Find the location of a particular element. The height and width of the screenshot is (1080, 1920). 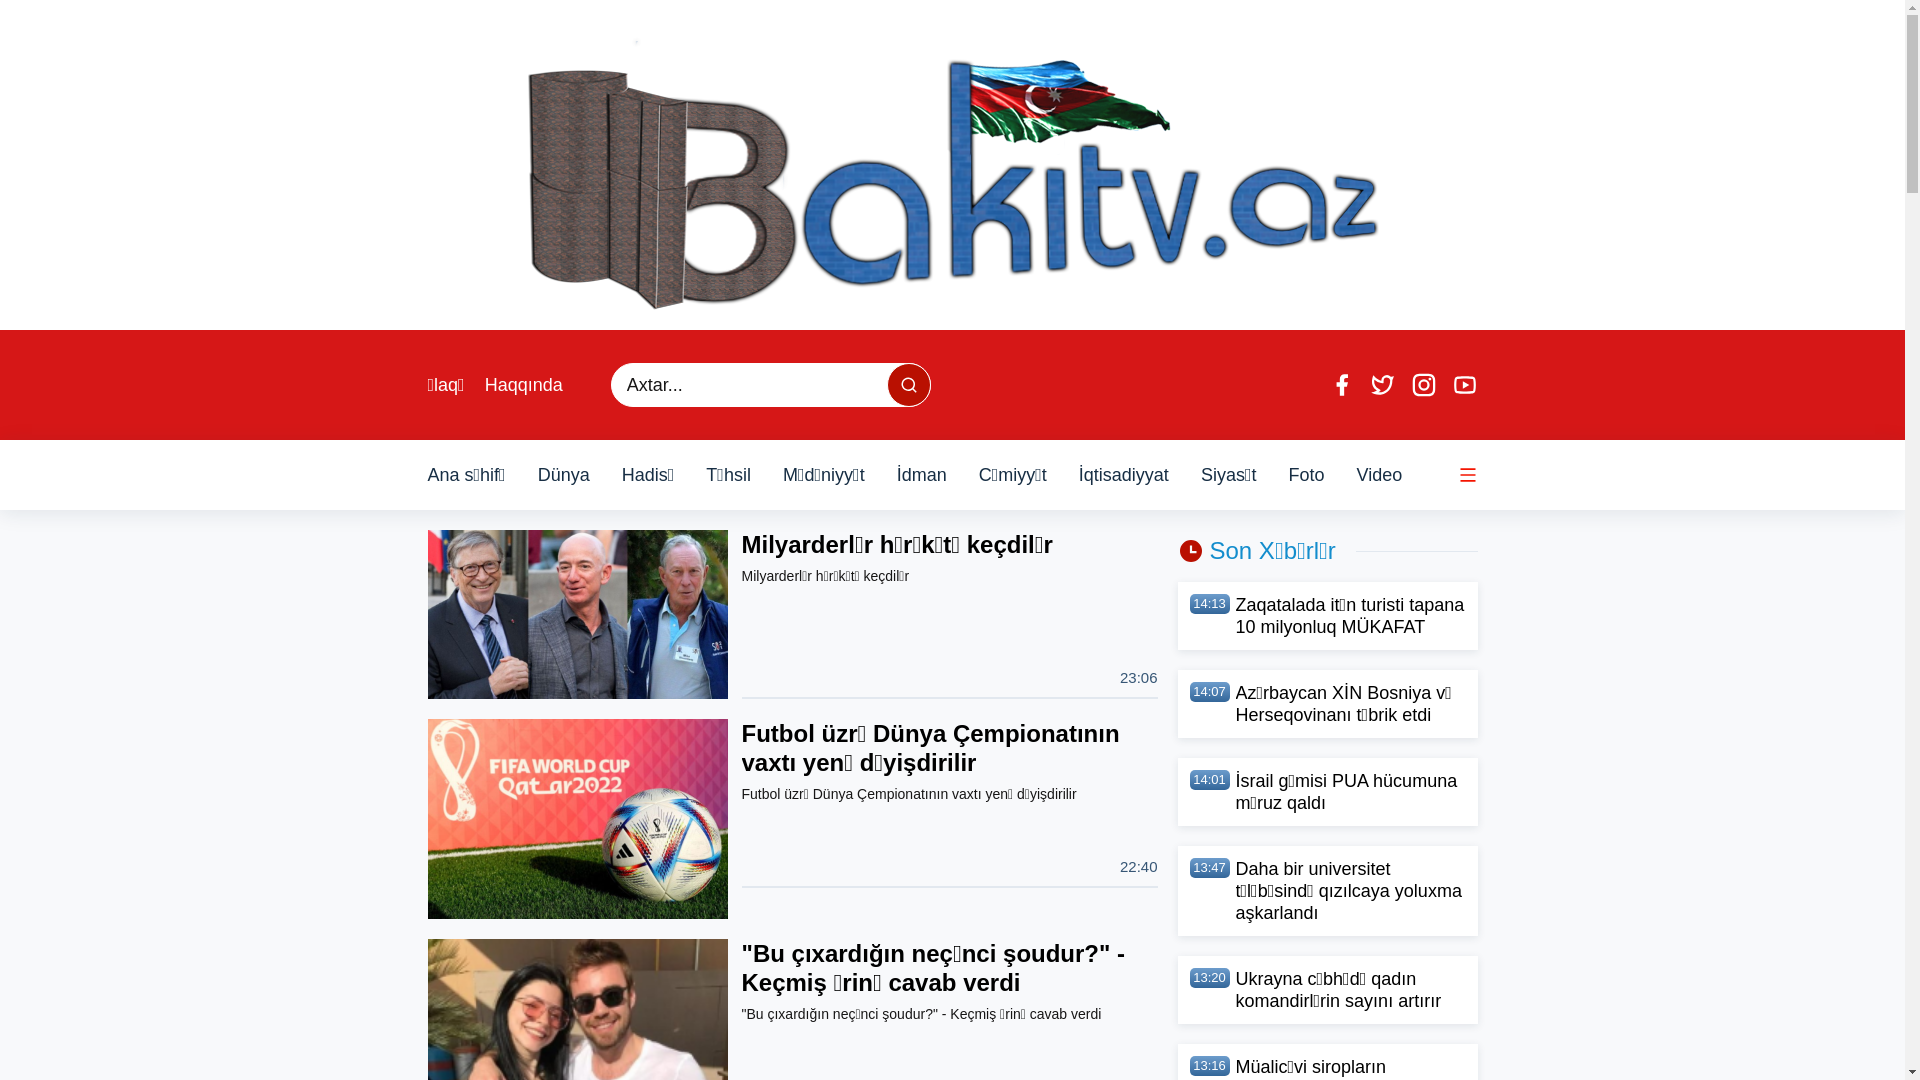

'Instagram' is located at coordinates (1409, 385).